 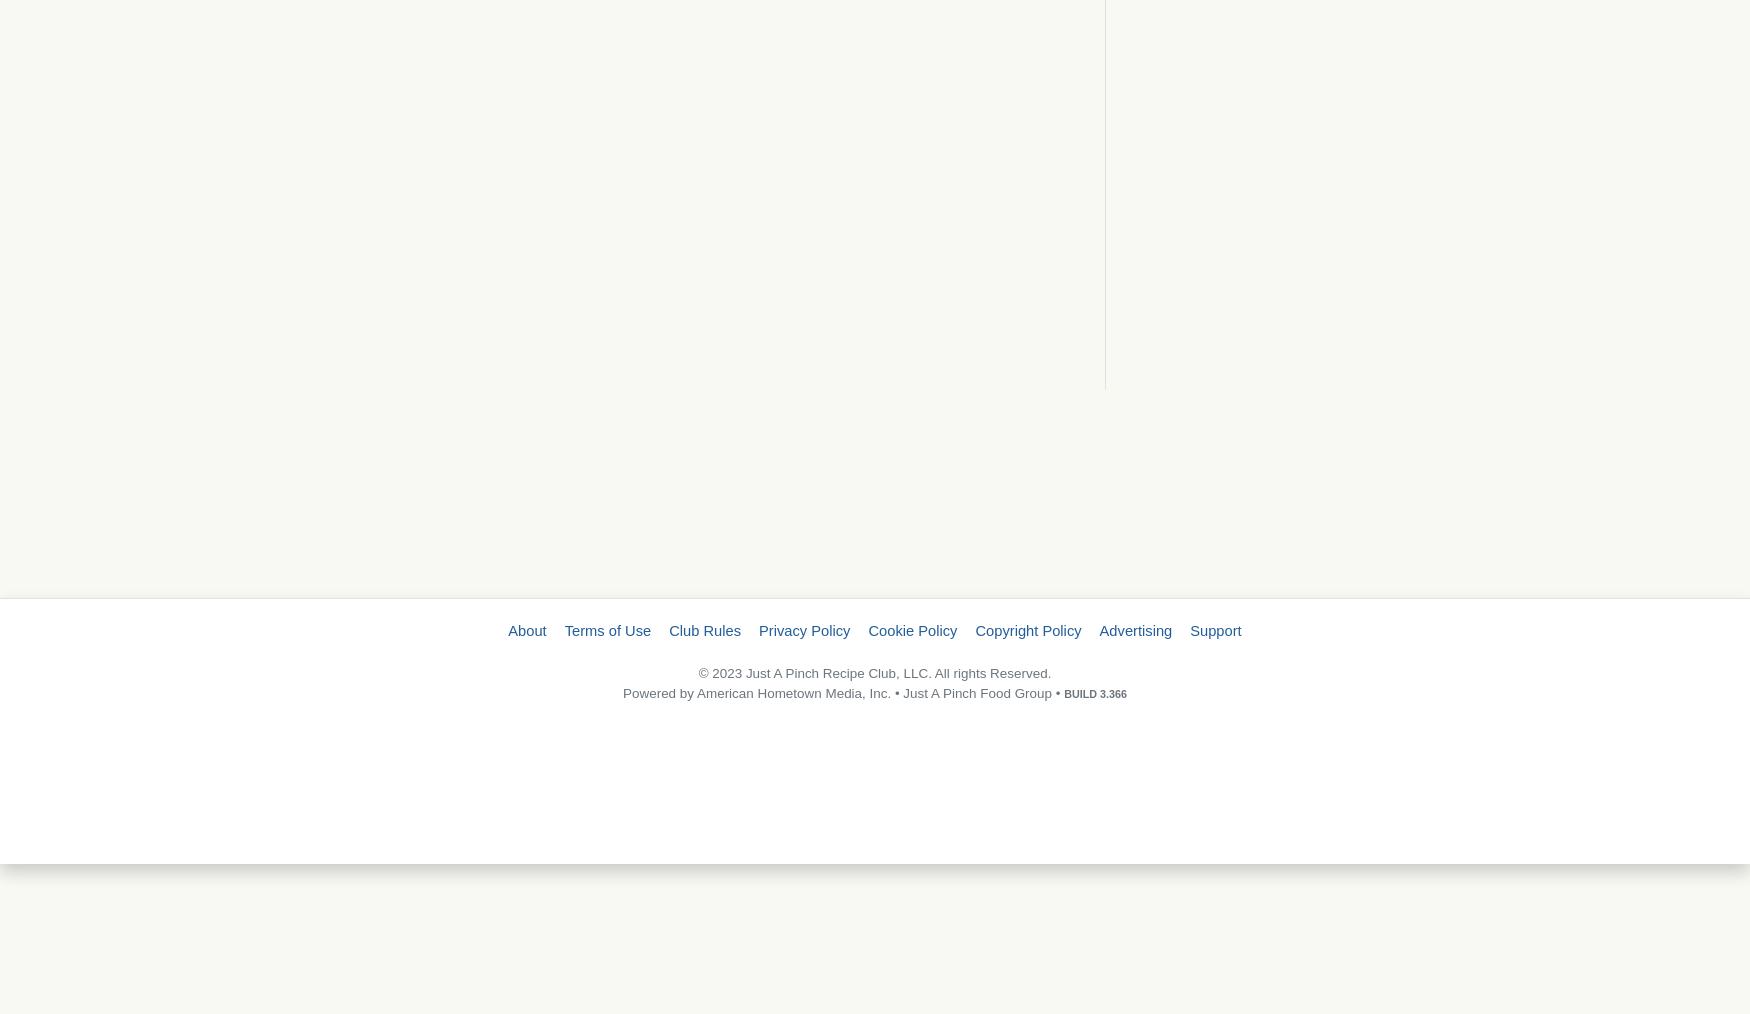 I want to click on 'Powered by American Hometown Media, Inc.
                • Just A Pinch Food Group
                •', so click(x=843, y=691).